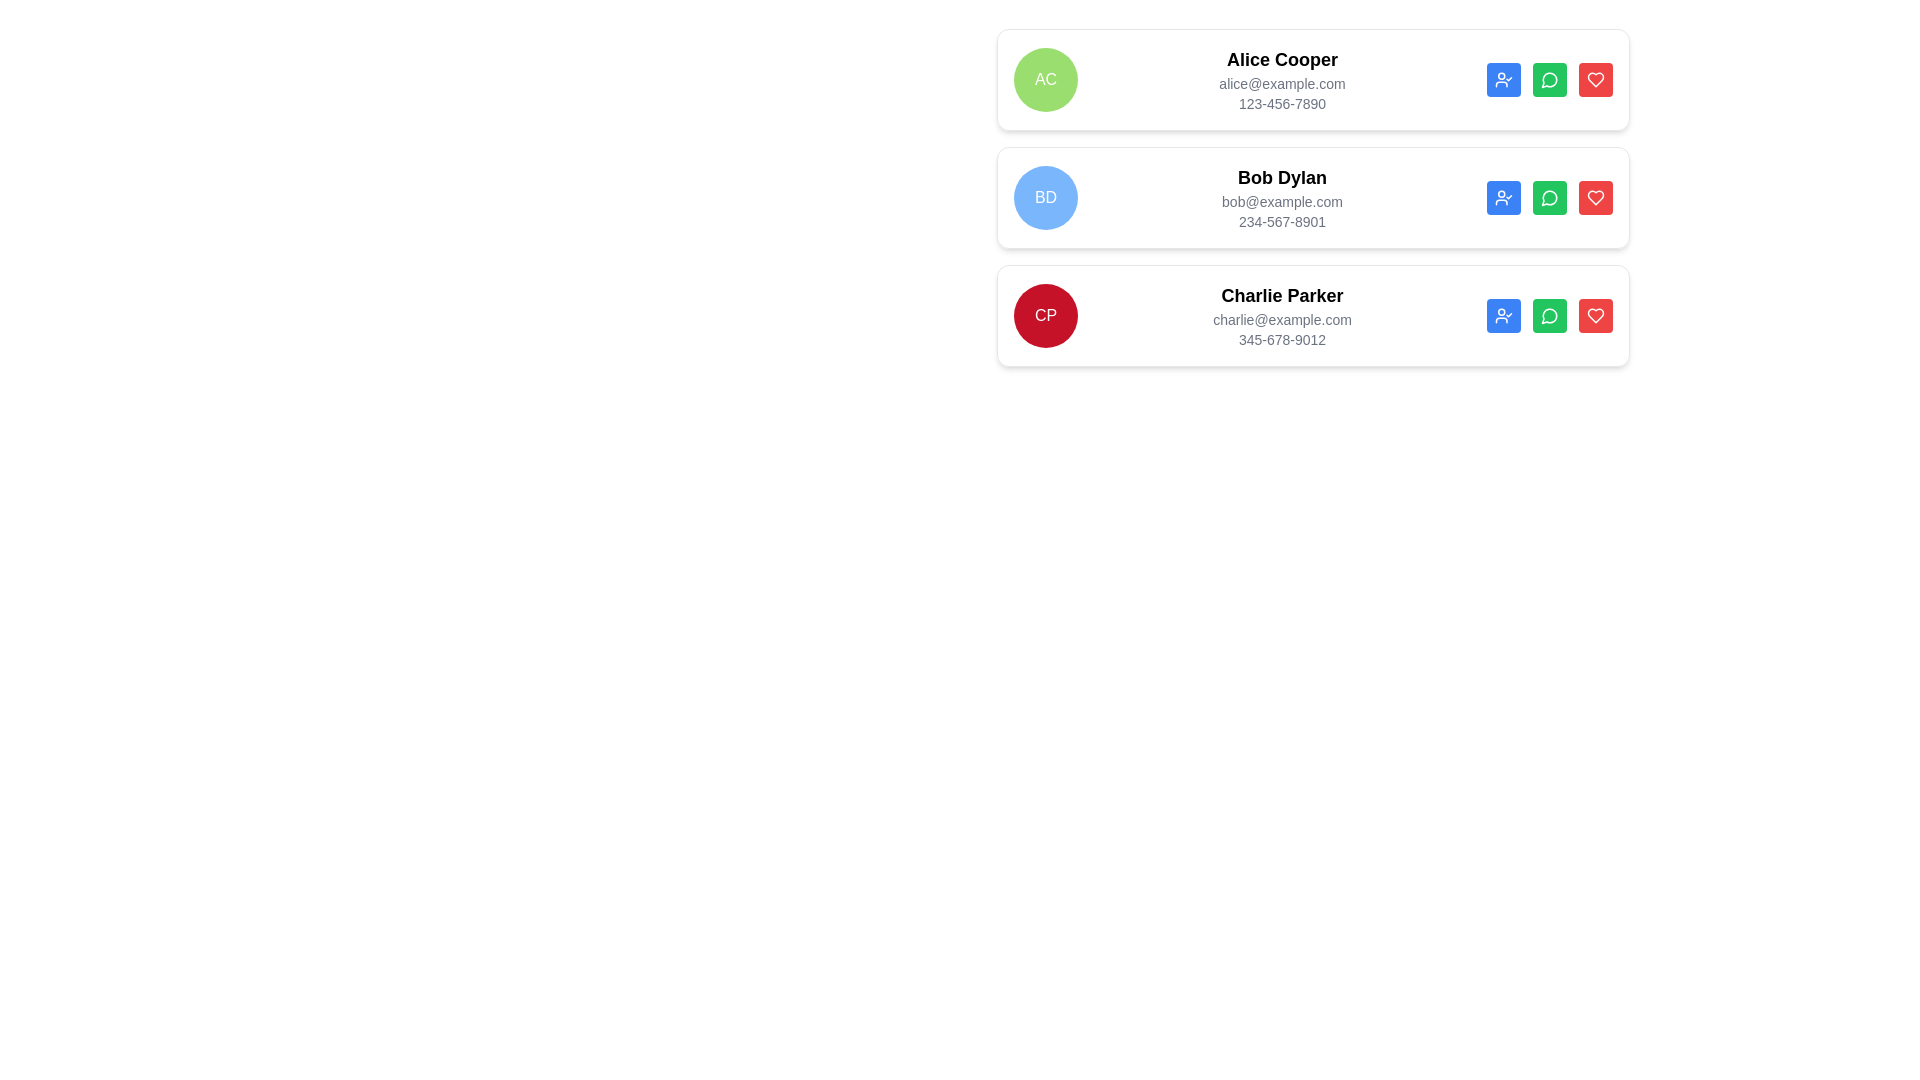 The height and width of the screenshot is (1080, 1920). I want to click on the blue button for more details on the Contact information card for Charlie Parker, which is the third entry in the vertically-stacked group of contact cards, so click(1313, 315).